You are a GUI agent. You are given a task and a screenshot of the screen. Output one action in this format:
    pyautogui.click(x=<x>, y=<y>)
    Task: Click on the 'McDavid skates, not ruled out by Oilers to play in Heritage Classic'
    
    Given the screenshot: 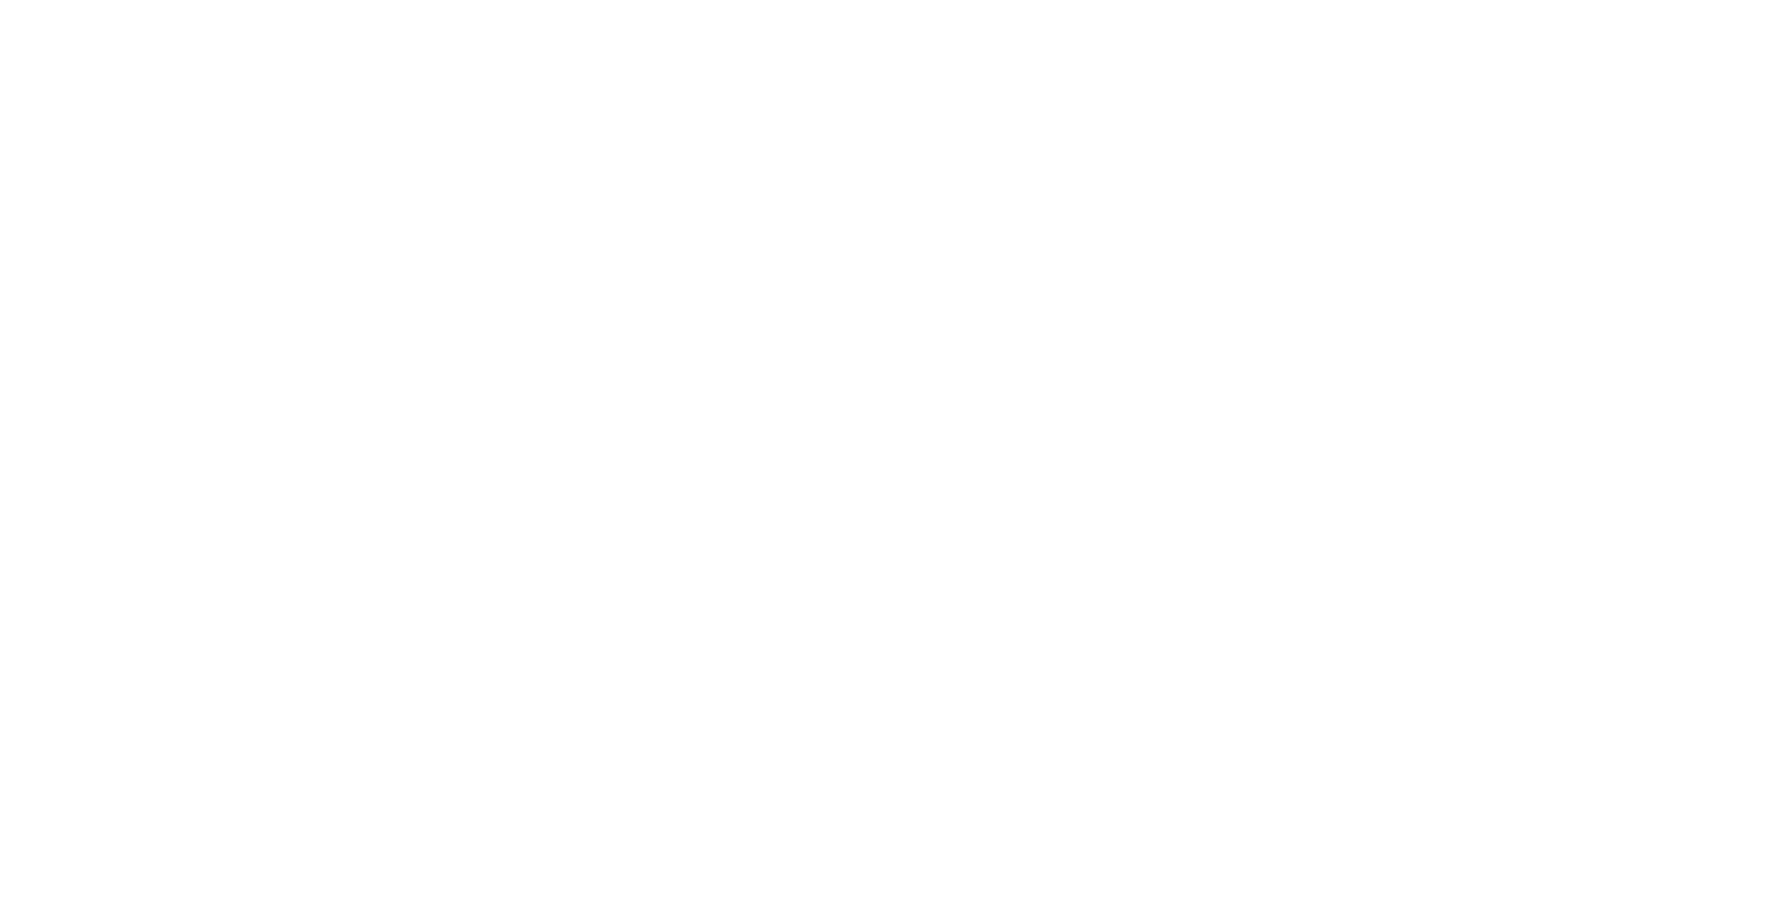 What is the action you would take?
    pyautogui.click(x=495, y=441)
    